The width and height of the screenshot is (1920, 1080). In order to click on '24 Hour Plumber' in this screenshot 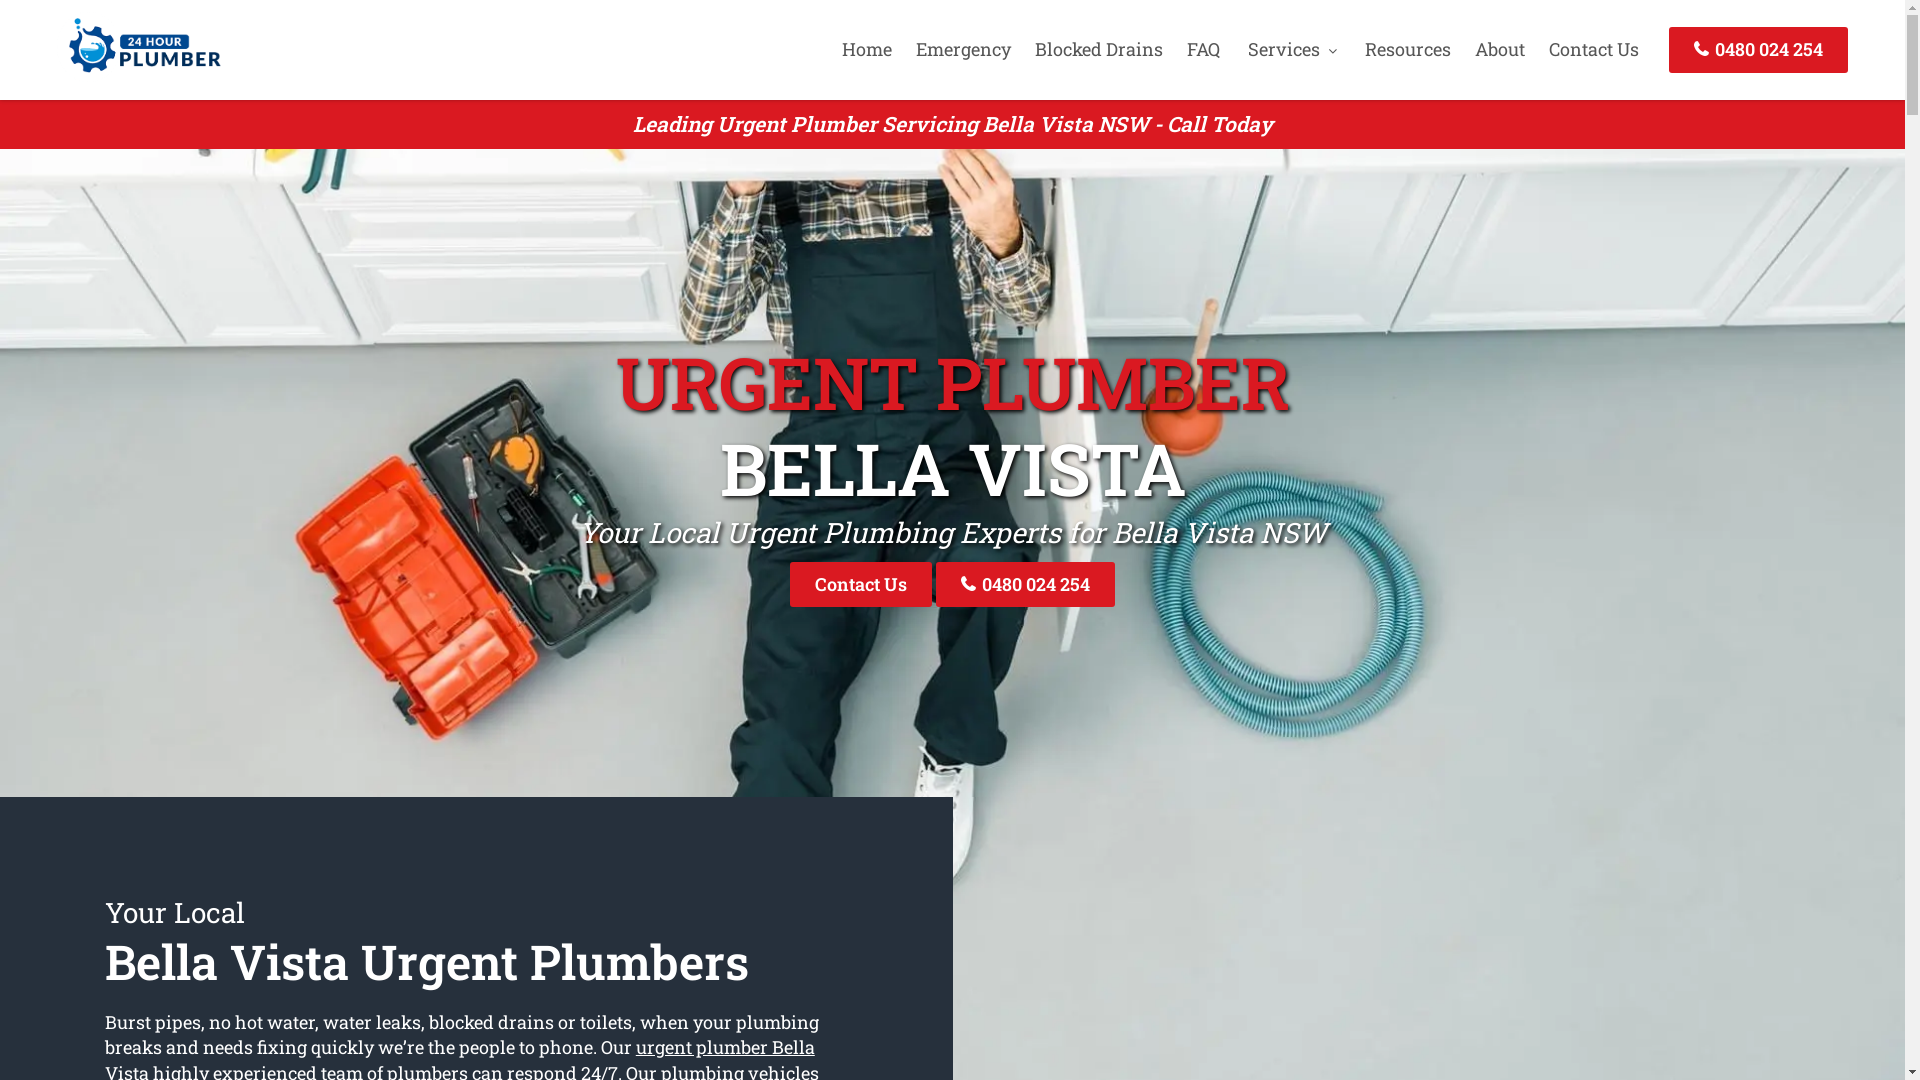, I will do `click(138, 73)`.